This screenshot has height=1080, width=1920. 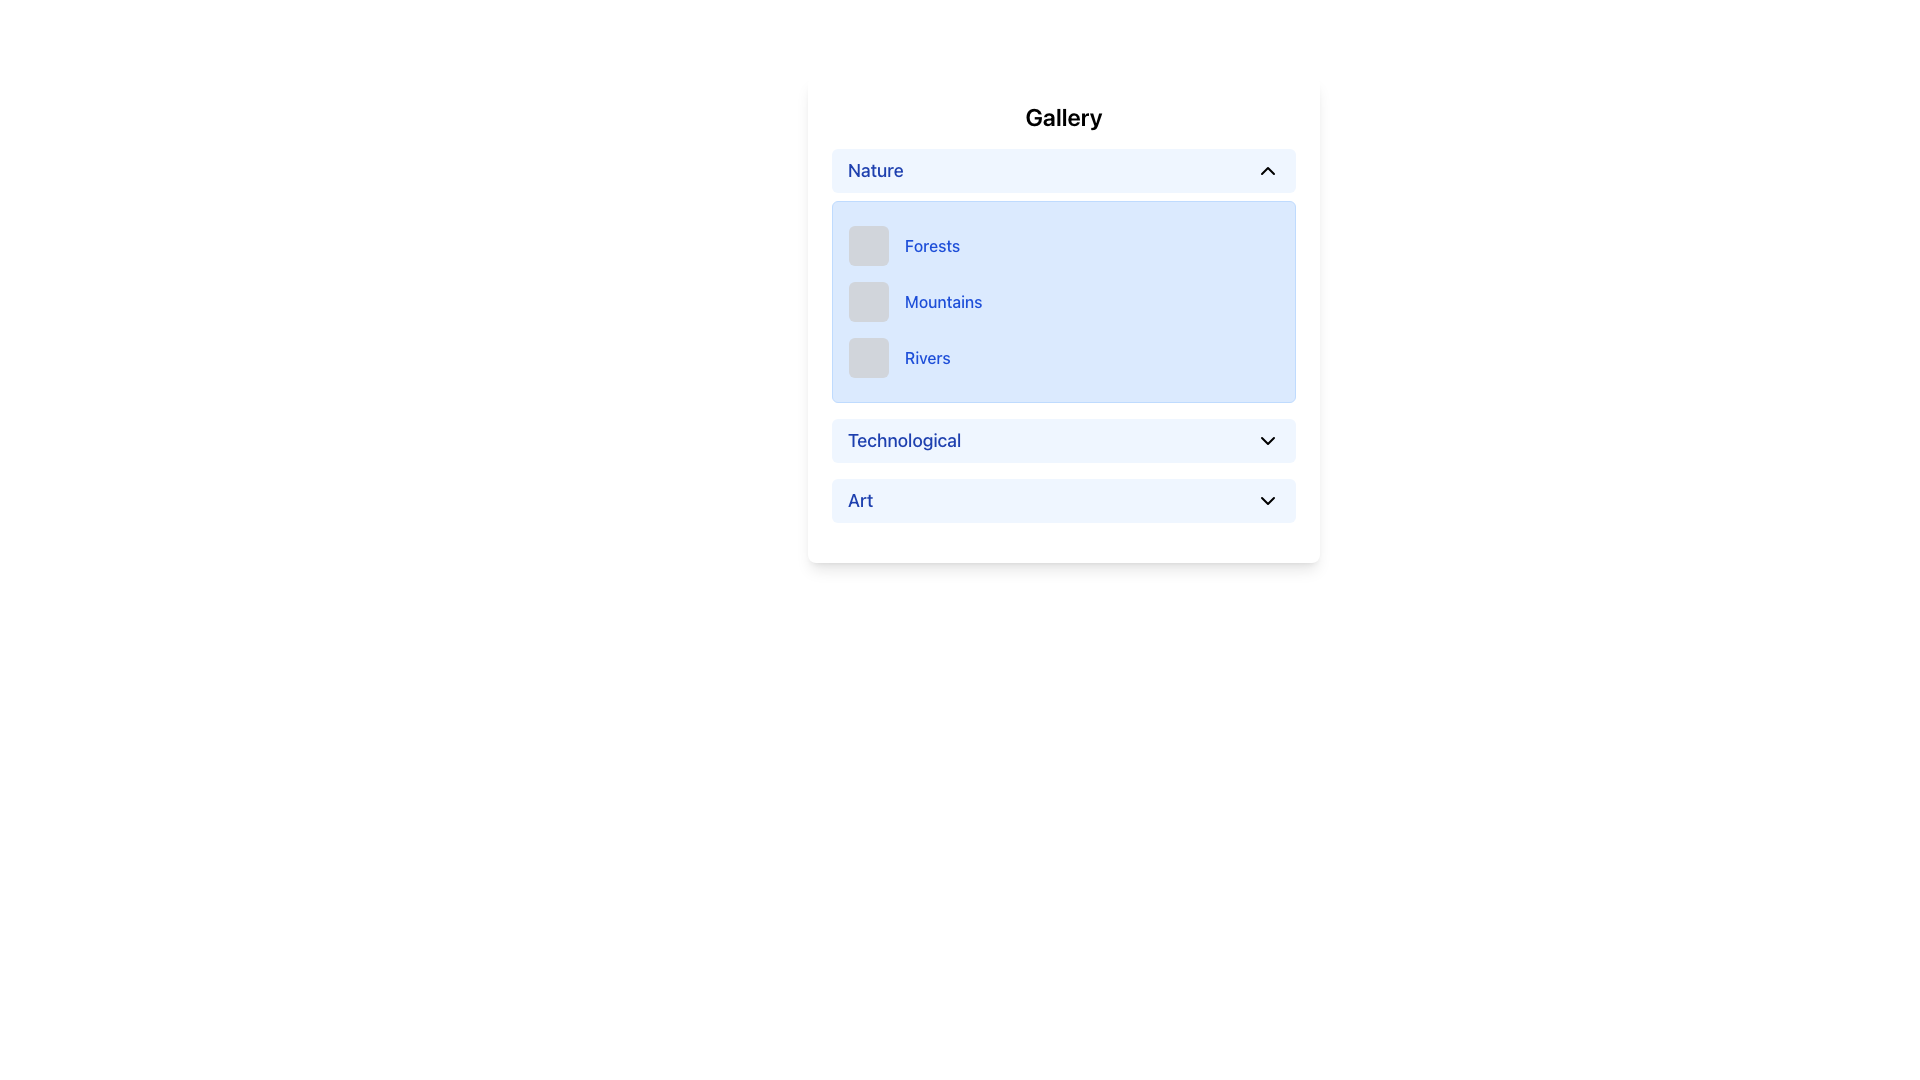 What do you see at coordinates (926, 357) in the screenshot?
I see `the 'Rivers' label` at bounding box center [926, 357].